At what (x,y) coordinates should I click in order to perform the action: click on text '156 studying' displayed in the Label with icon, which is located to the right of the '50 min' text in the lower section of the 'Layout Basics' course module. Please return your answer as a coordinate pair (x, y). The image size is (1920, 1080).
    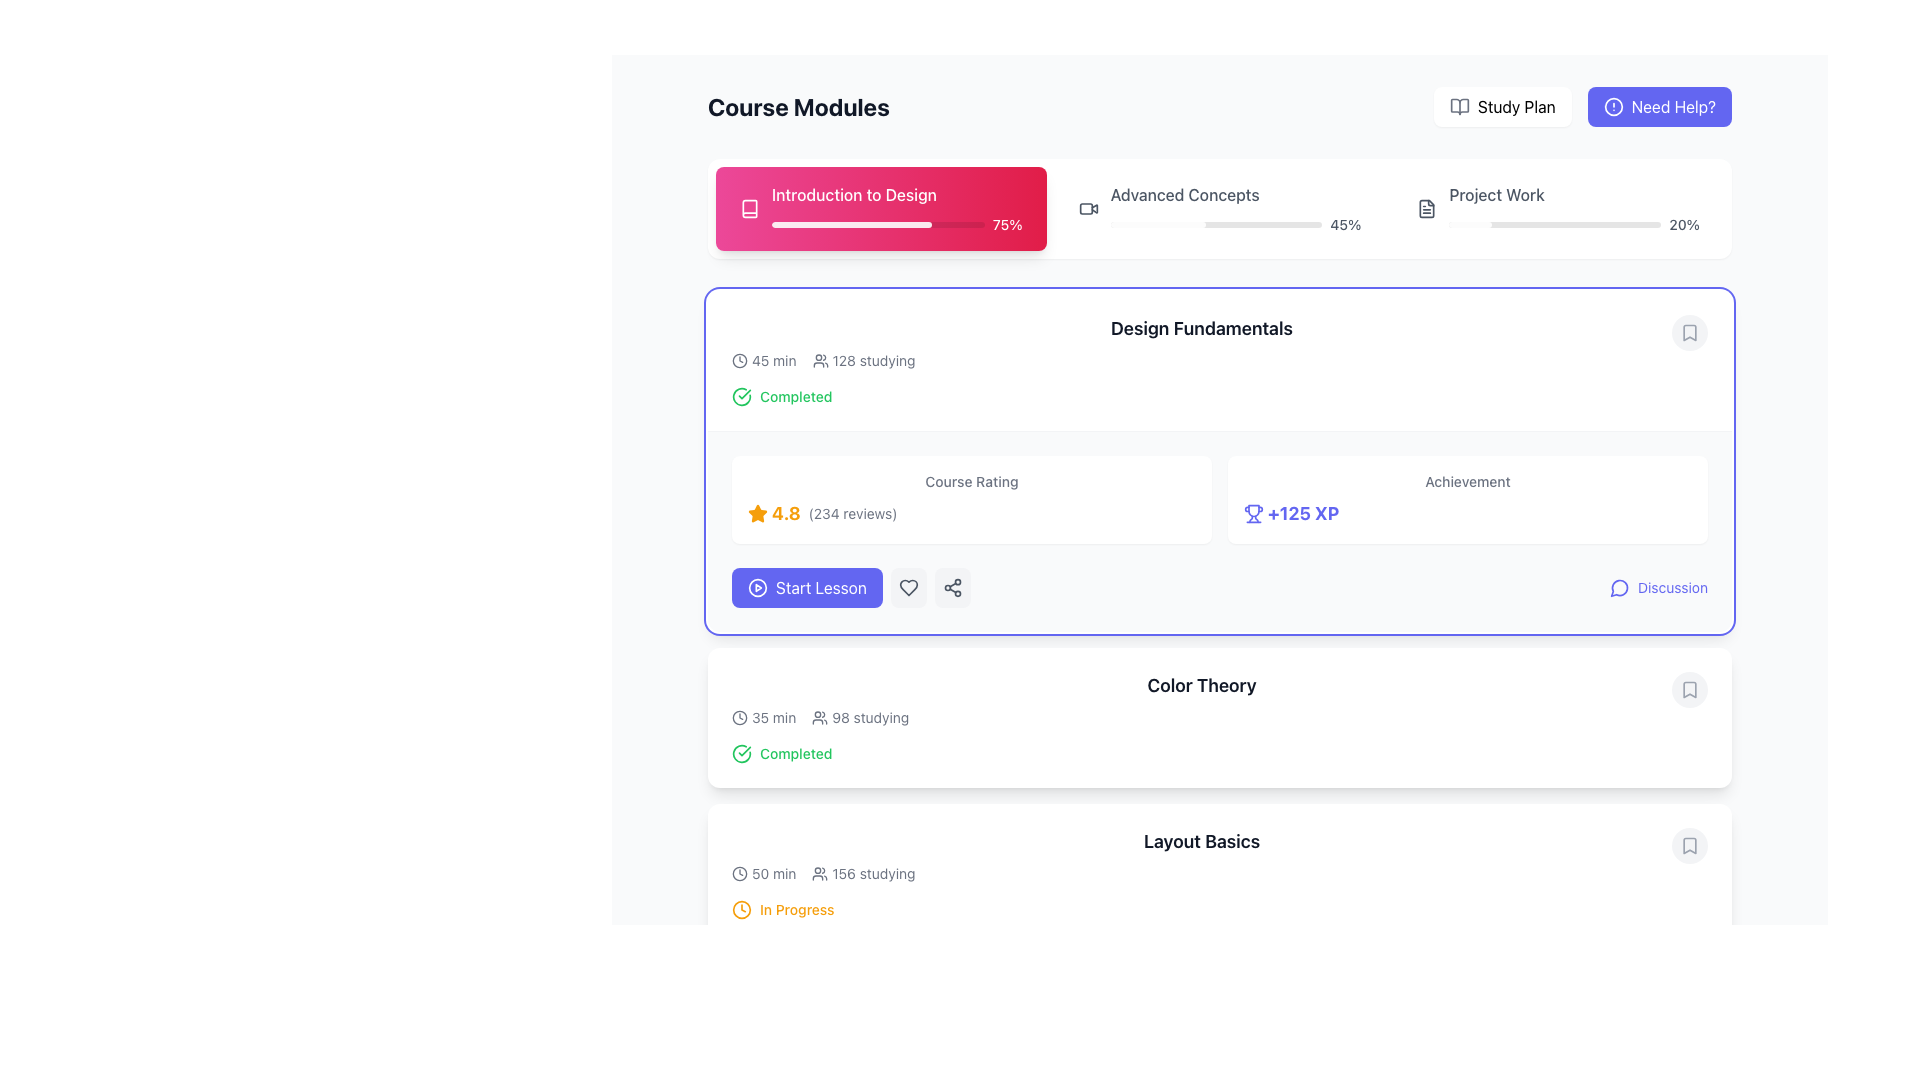
    Looking at the image, I should click on (863, 873).